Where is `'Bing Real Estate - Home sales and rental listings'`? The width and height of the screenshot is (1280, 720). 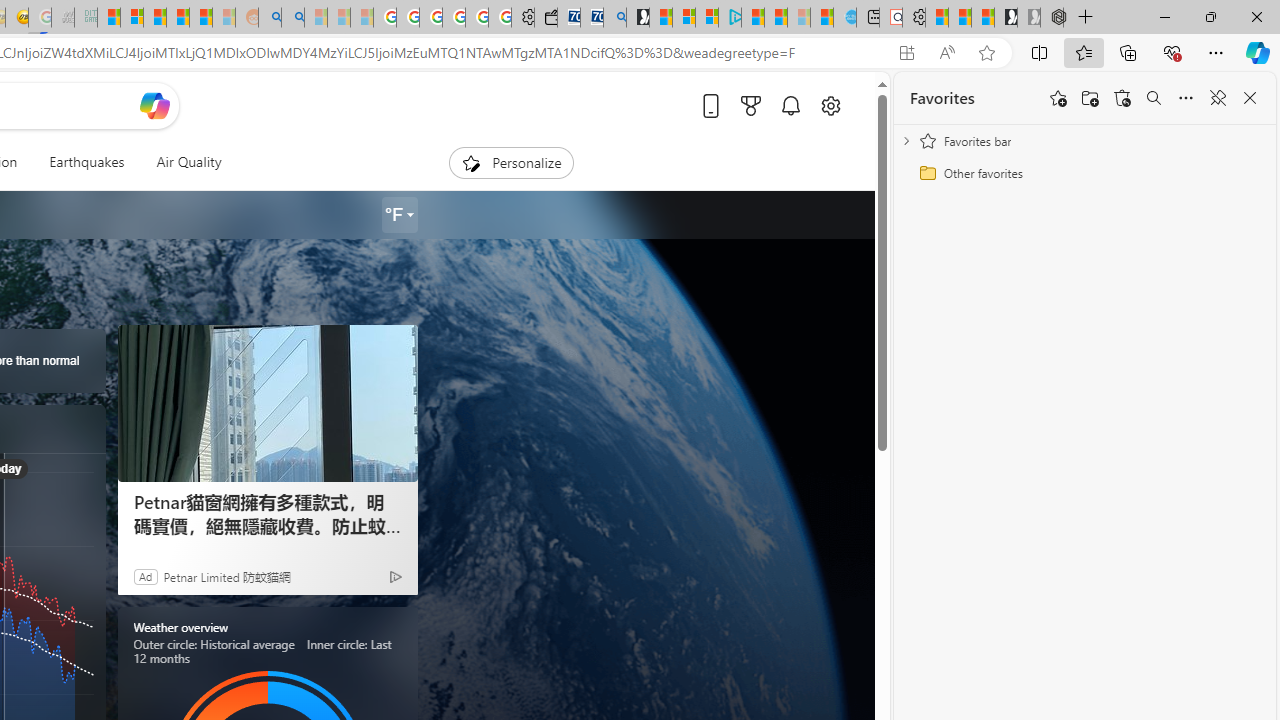 'Bing Real Estate - Home sales and rental listings' is located at coordinates (614, 17).